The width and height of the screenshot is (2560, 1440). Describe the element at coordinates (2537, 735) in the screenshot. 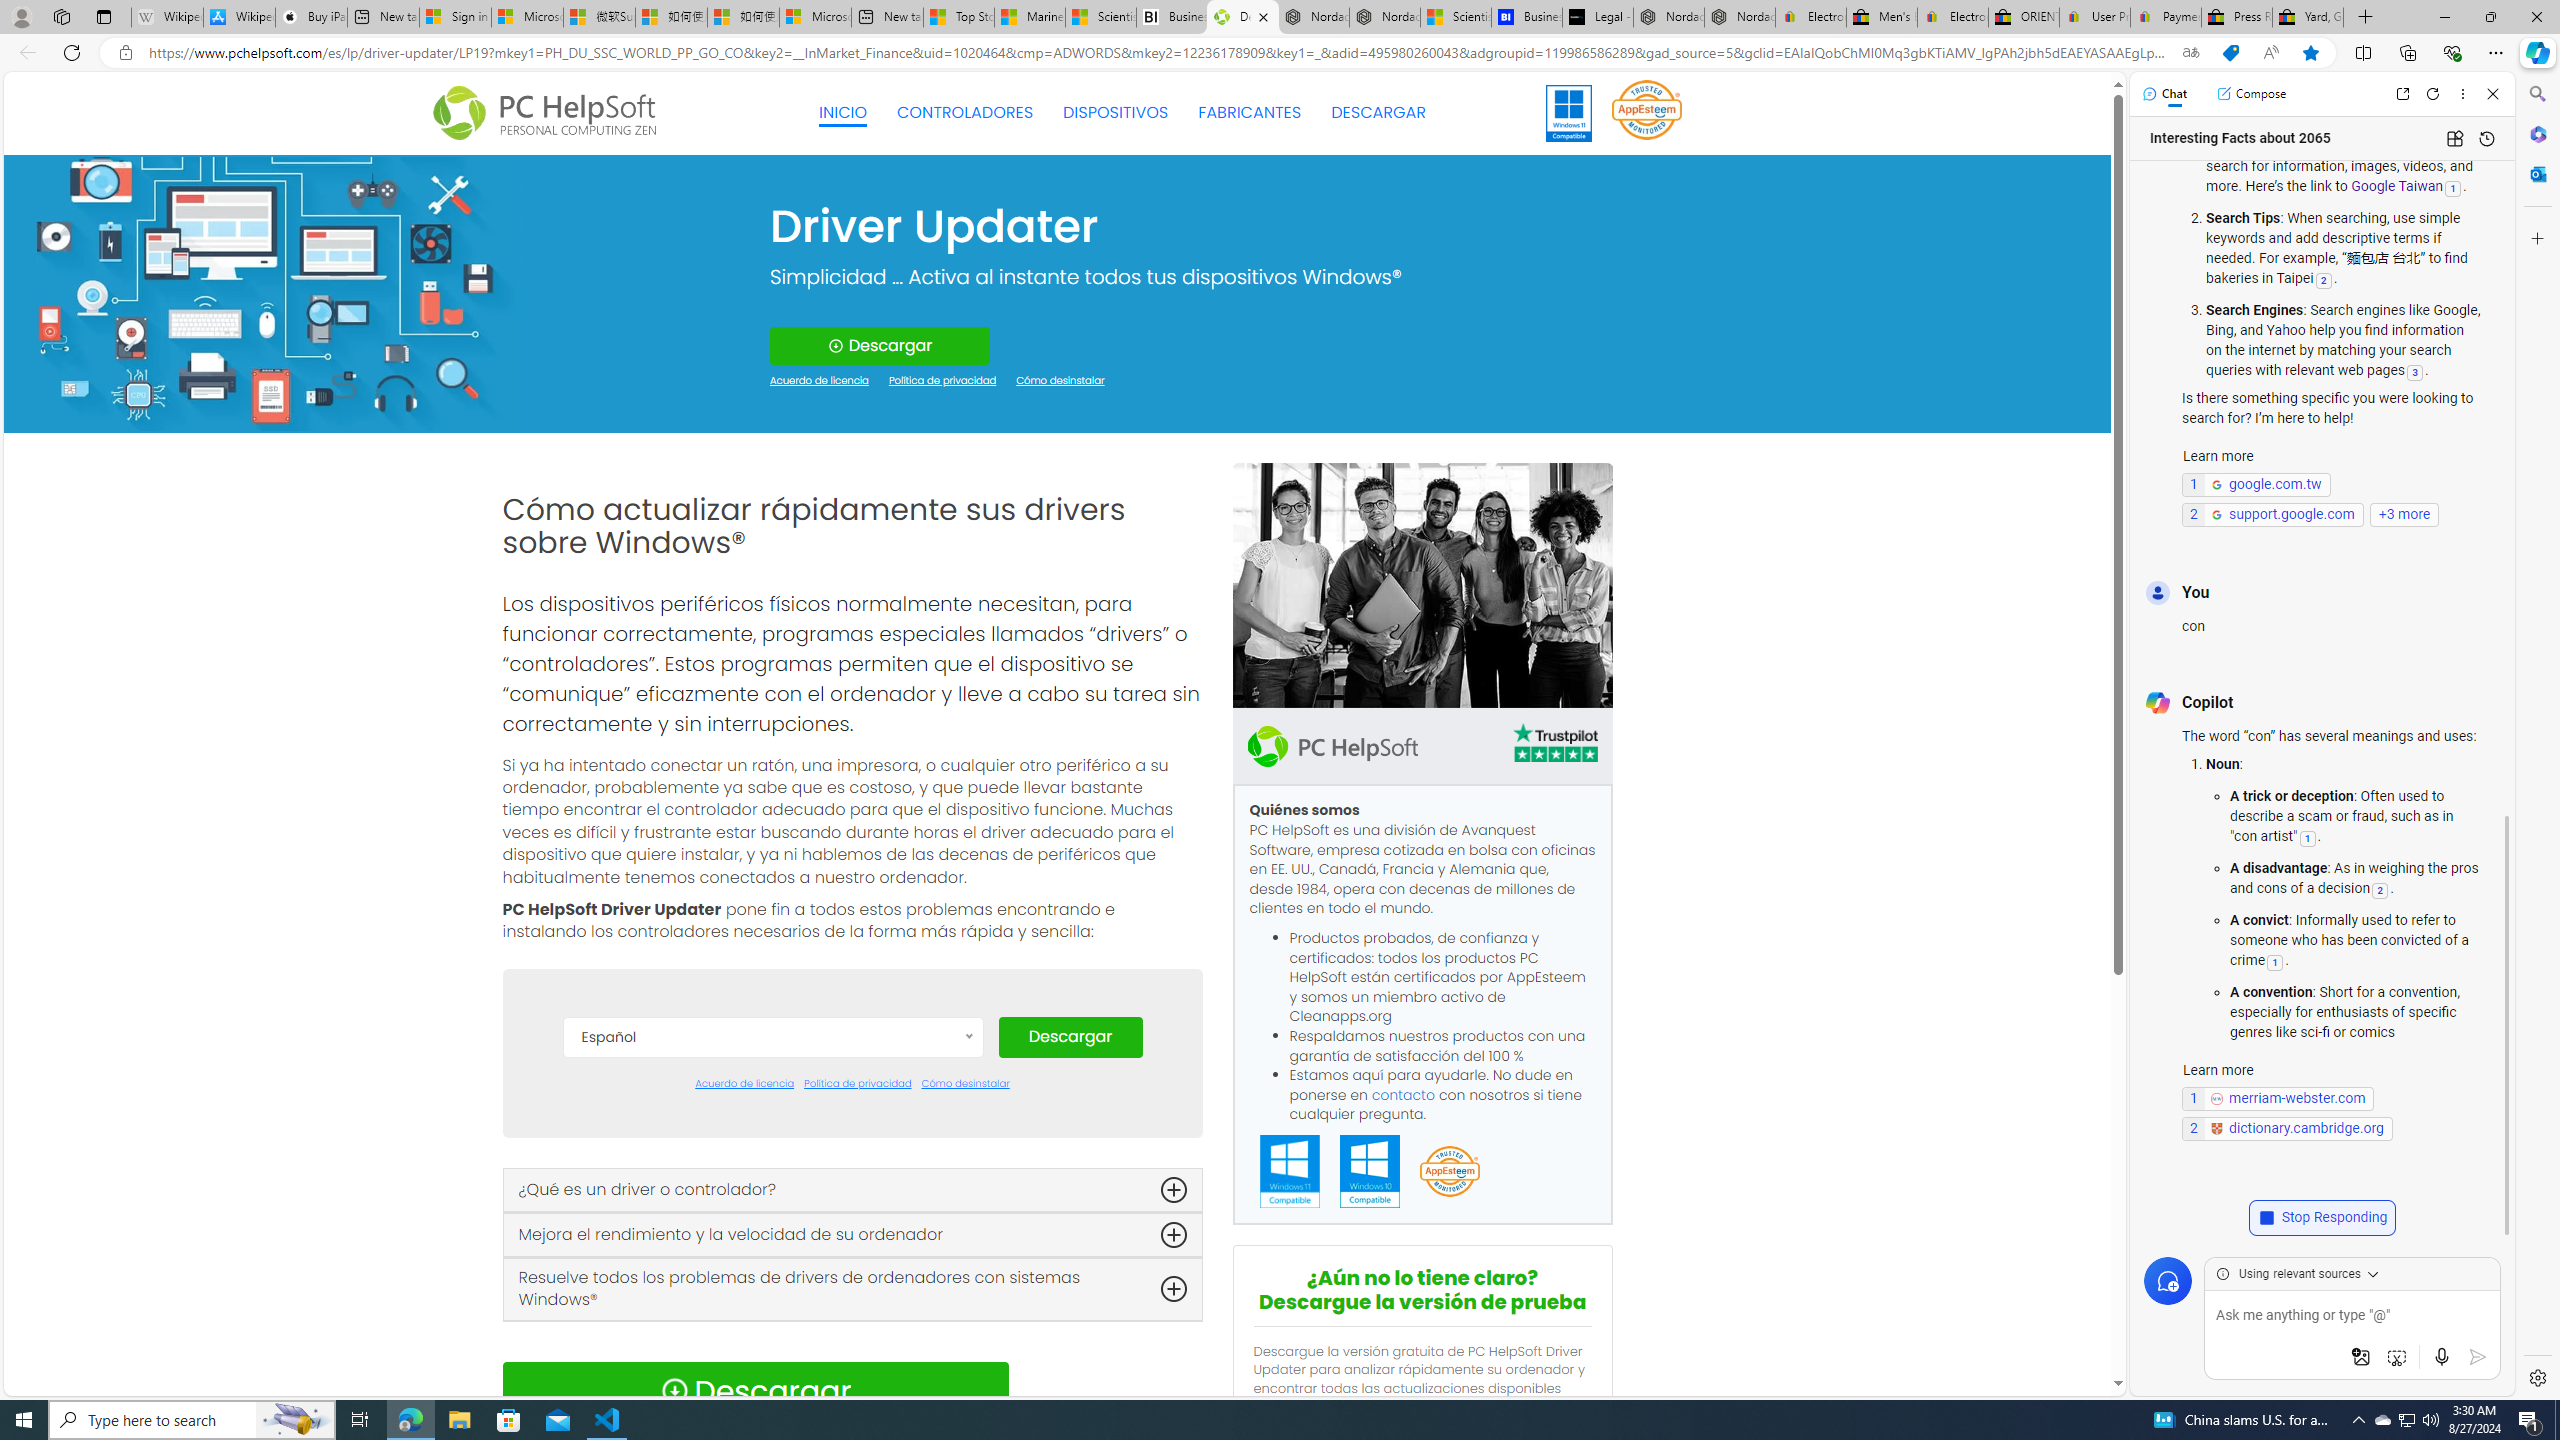

I see `'Side bar'` at that location.